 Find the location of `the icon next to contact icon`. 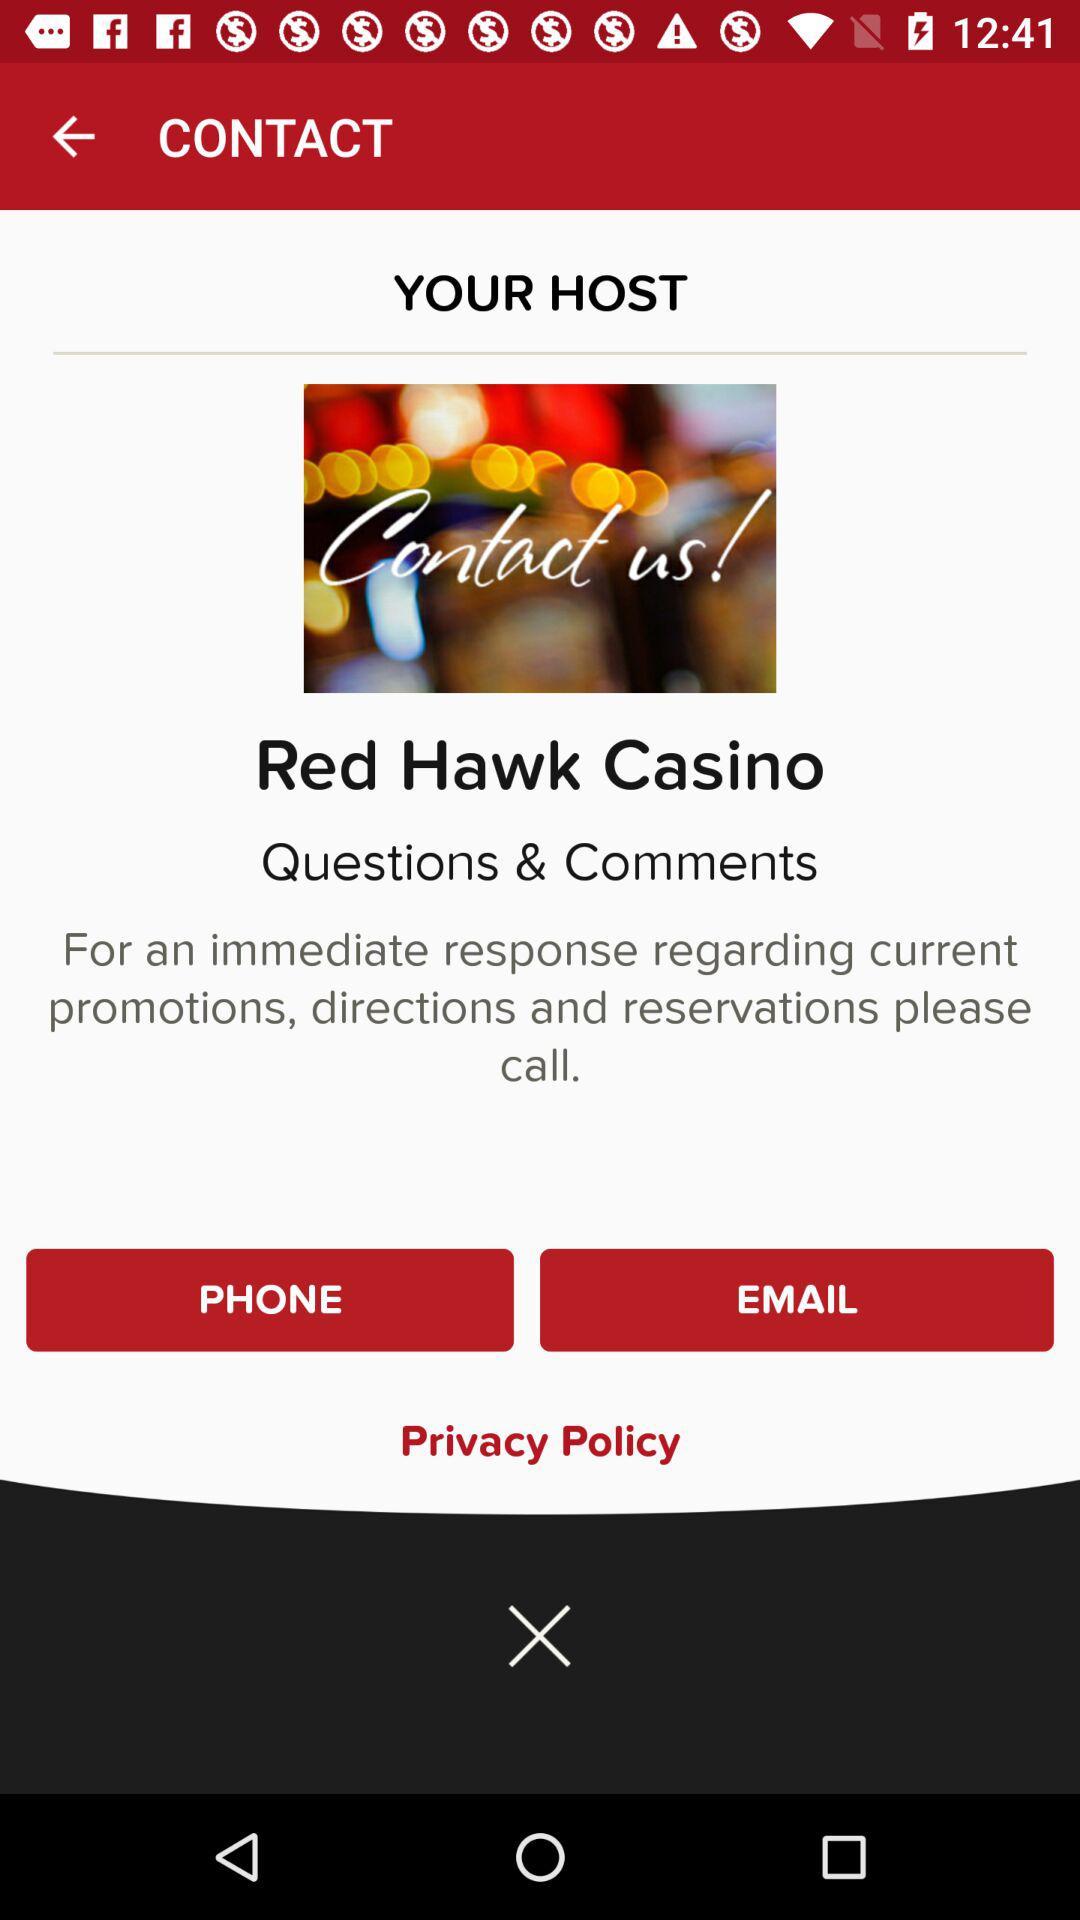

the icon next to contact icon is located at coordinates (72, 135).